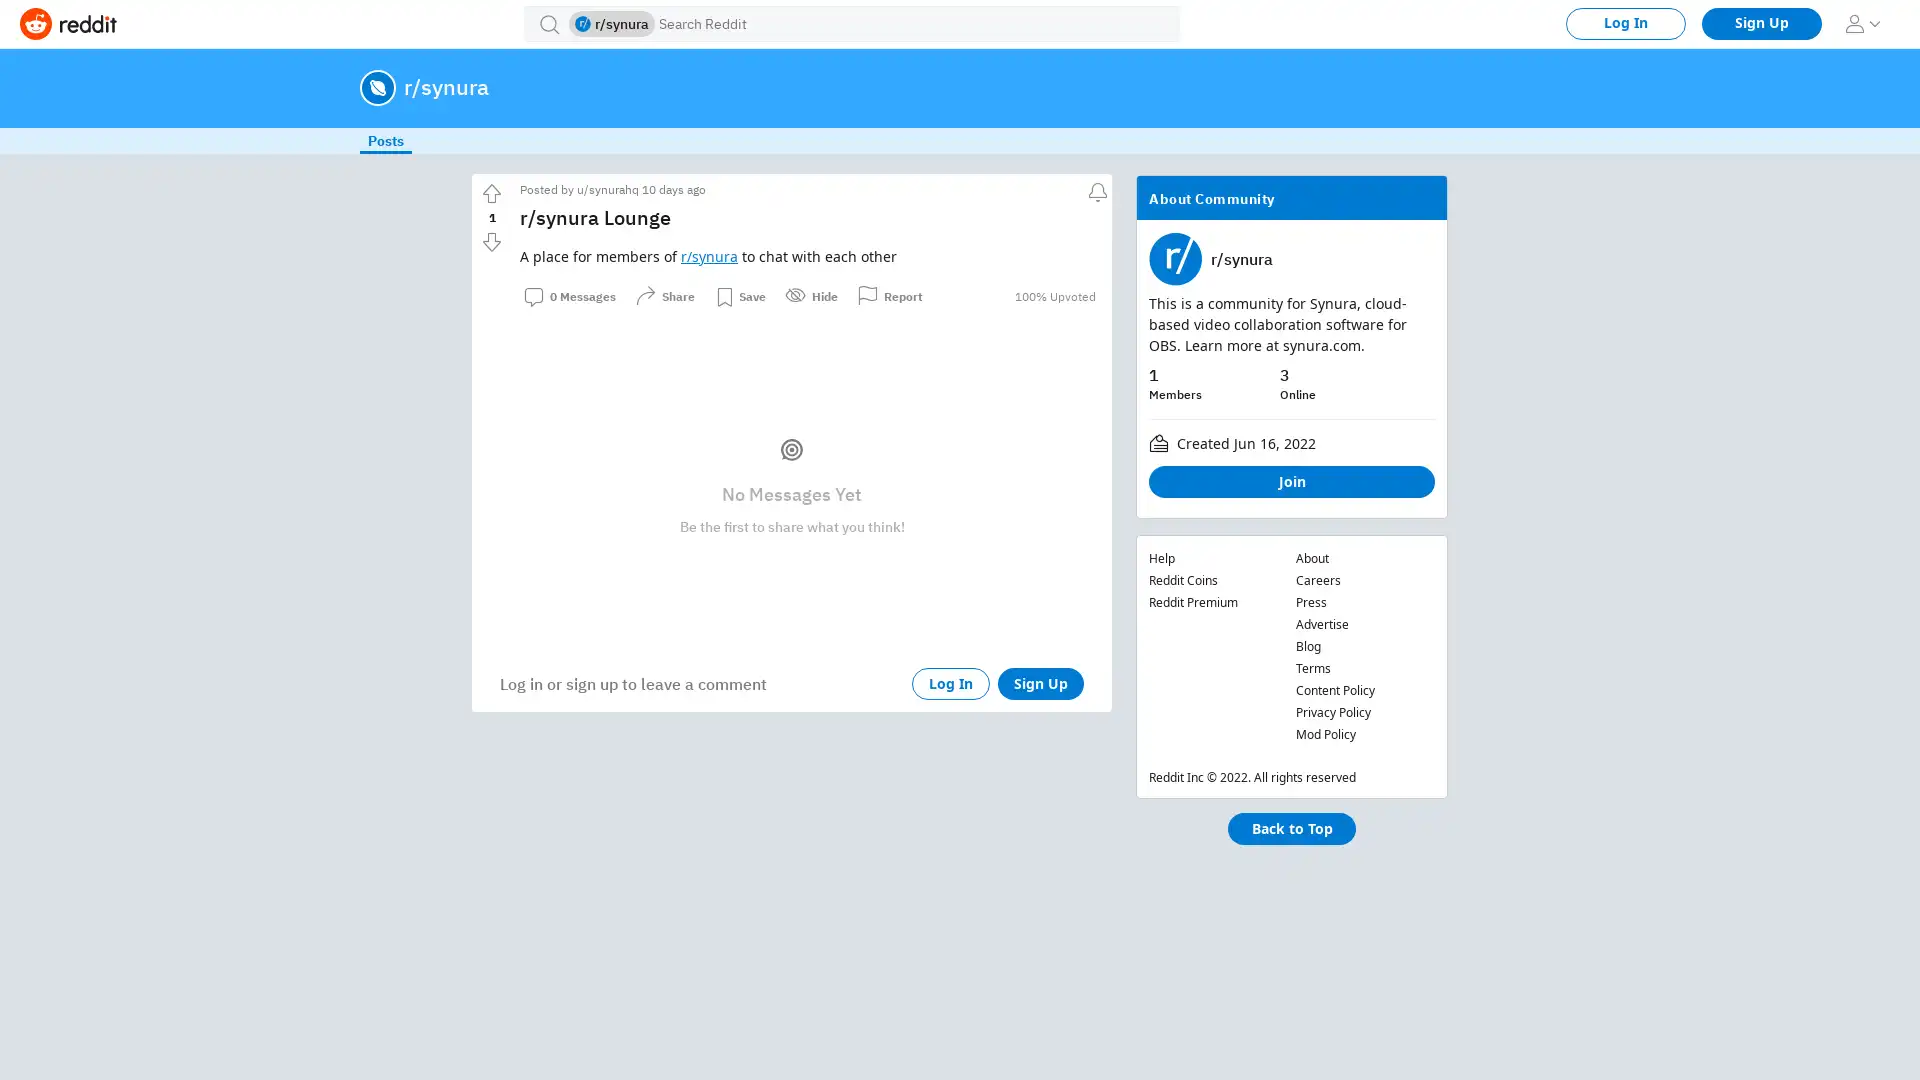 The width and height of the screenshot is (1920, 1080). What do you see at coordinates (889, 296) in the screenshot?
I see `Report` at bounding box center [889, 296].